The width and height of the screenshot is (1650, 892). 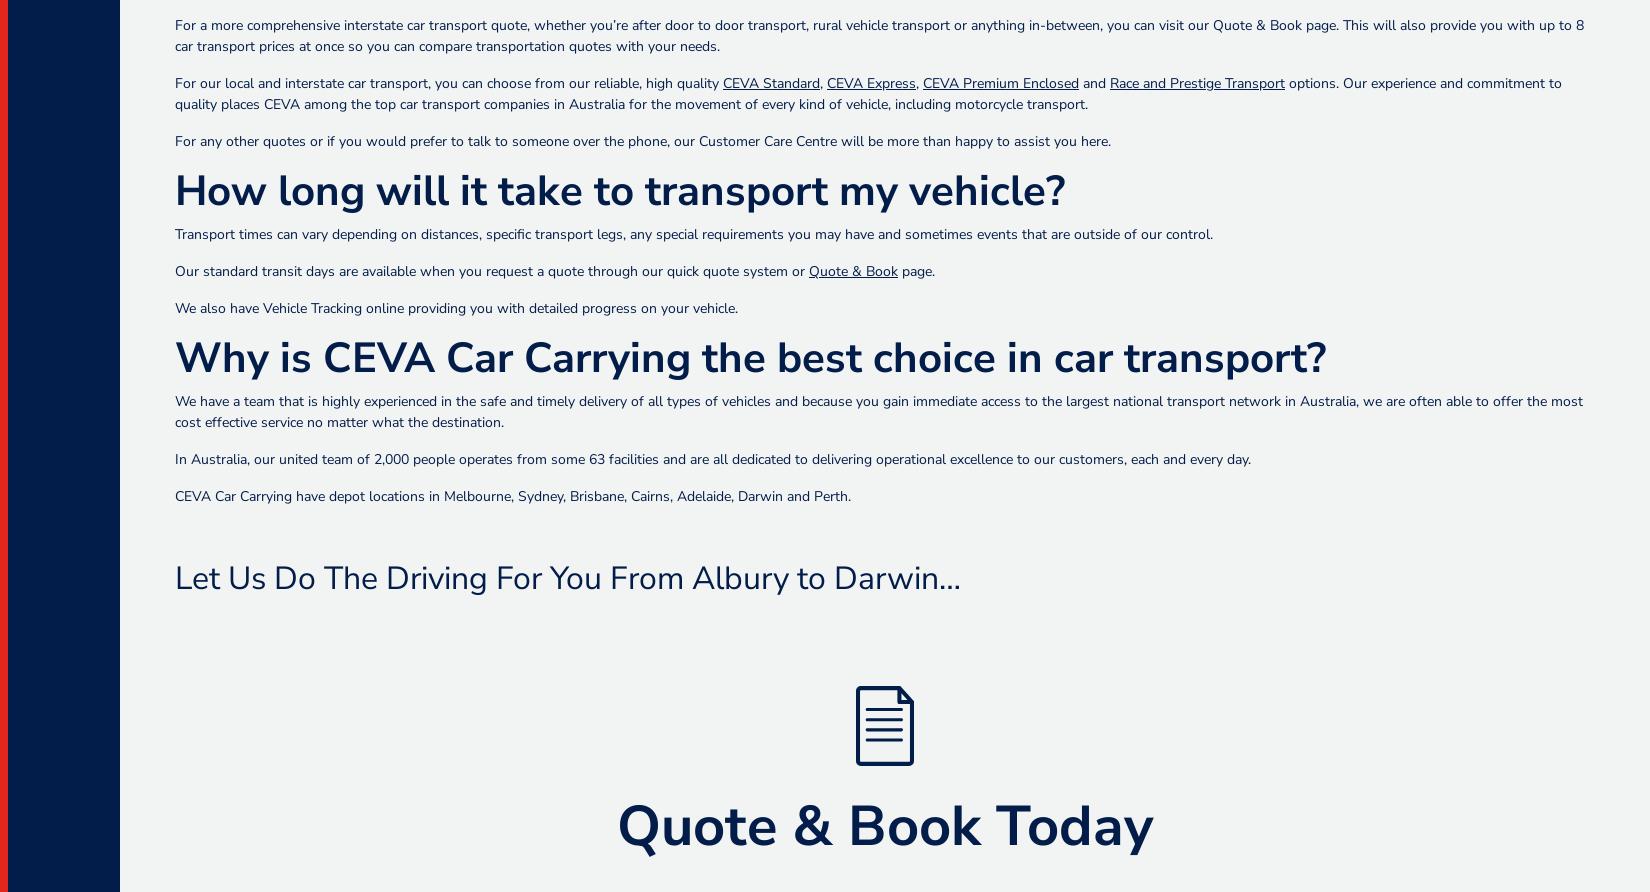 What do you see at coordinates (175, 271) in the screenshot?
I see `'Our standard transit days are available when you request a quote through our quick quote system or'` at bounding box center [175, 271].